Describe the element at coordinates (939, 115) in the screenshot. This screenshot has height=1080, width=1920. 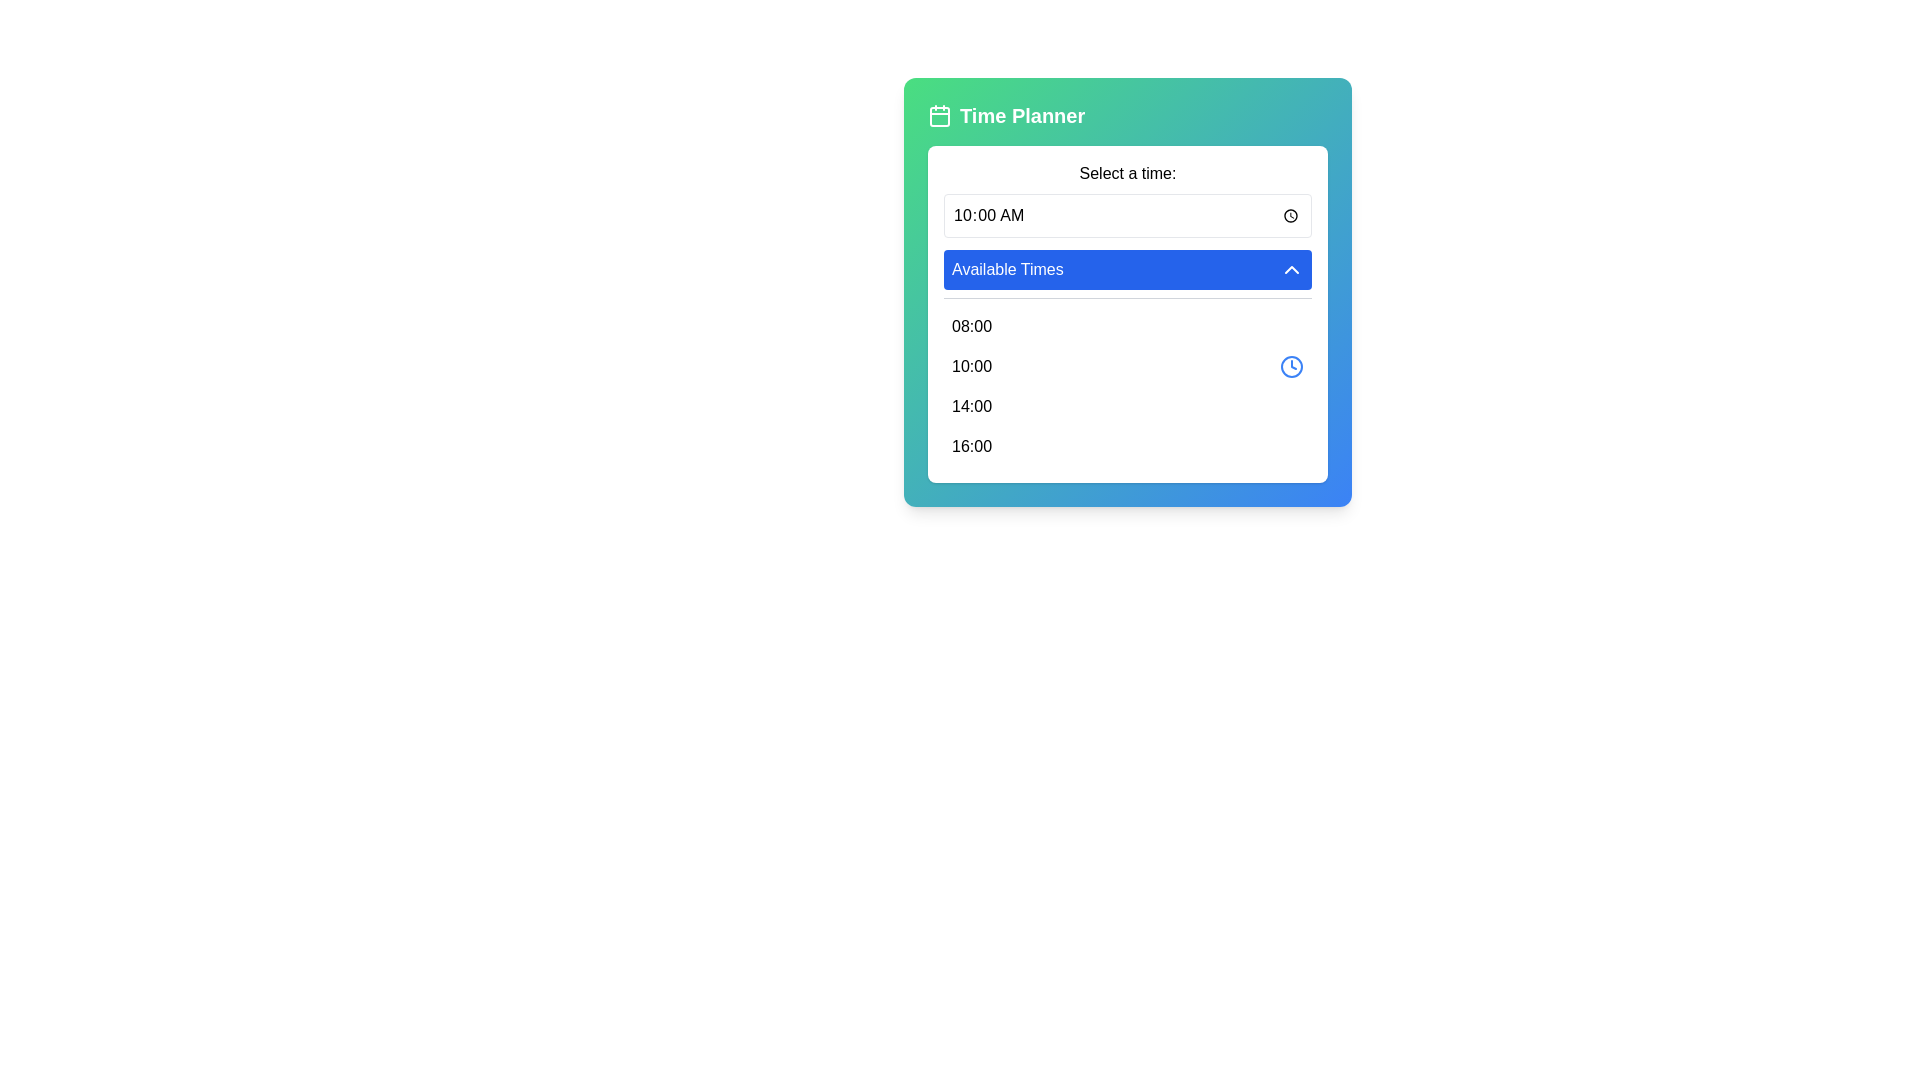
I see `the small calendar icon with a green background and white outline located to the left of the 'Time Planner' text` at that location.